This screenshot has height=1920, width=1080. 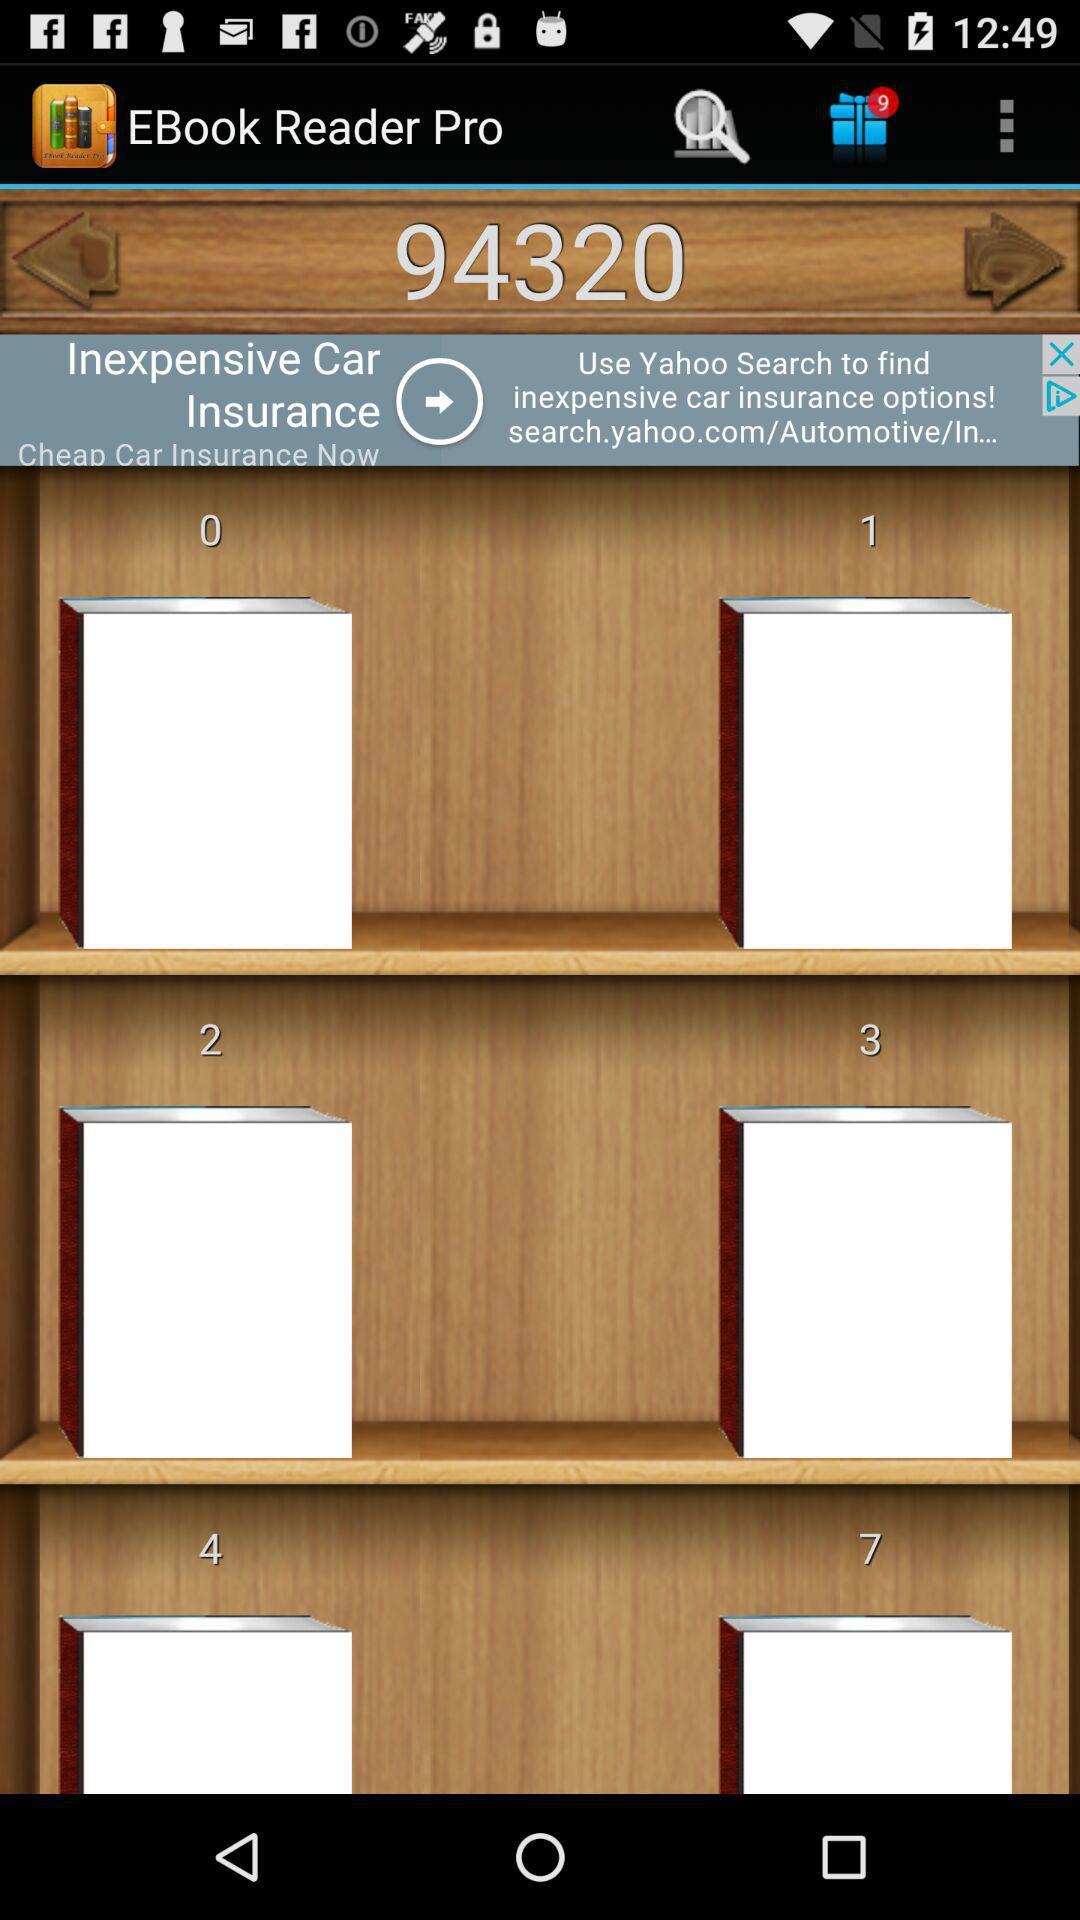 I want to click on item above the 94320, so click(x=1006, y=124).